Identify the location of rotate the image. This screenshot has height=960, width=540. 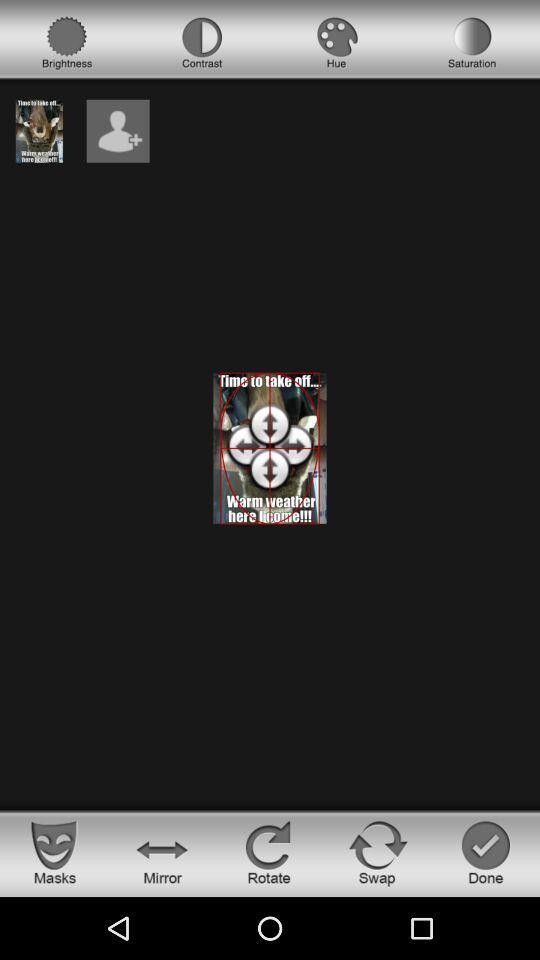
(270, 851).